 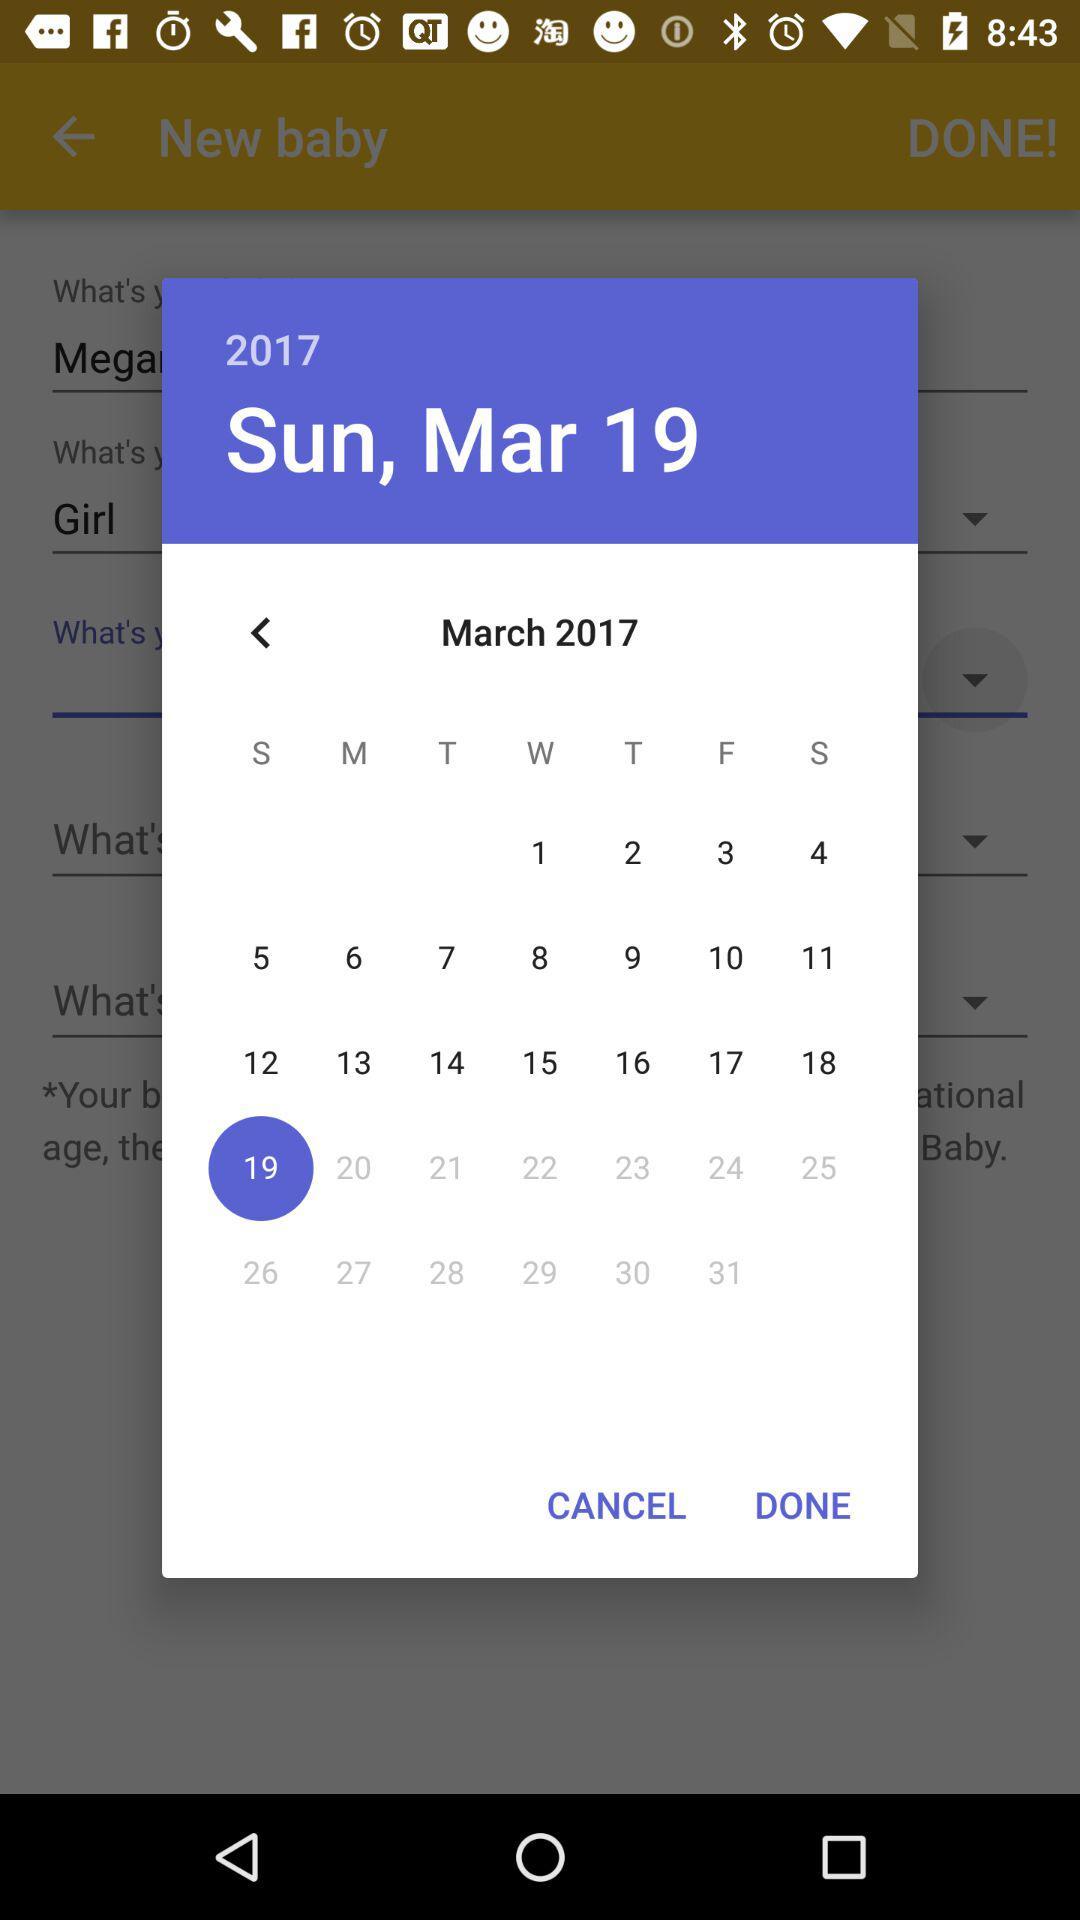 I want to click on the sun, mar 19, so click(x=463, y=435).